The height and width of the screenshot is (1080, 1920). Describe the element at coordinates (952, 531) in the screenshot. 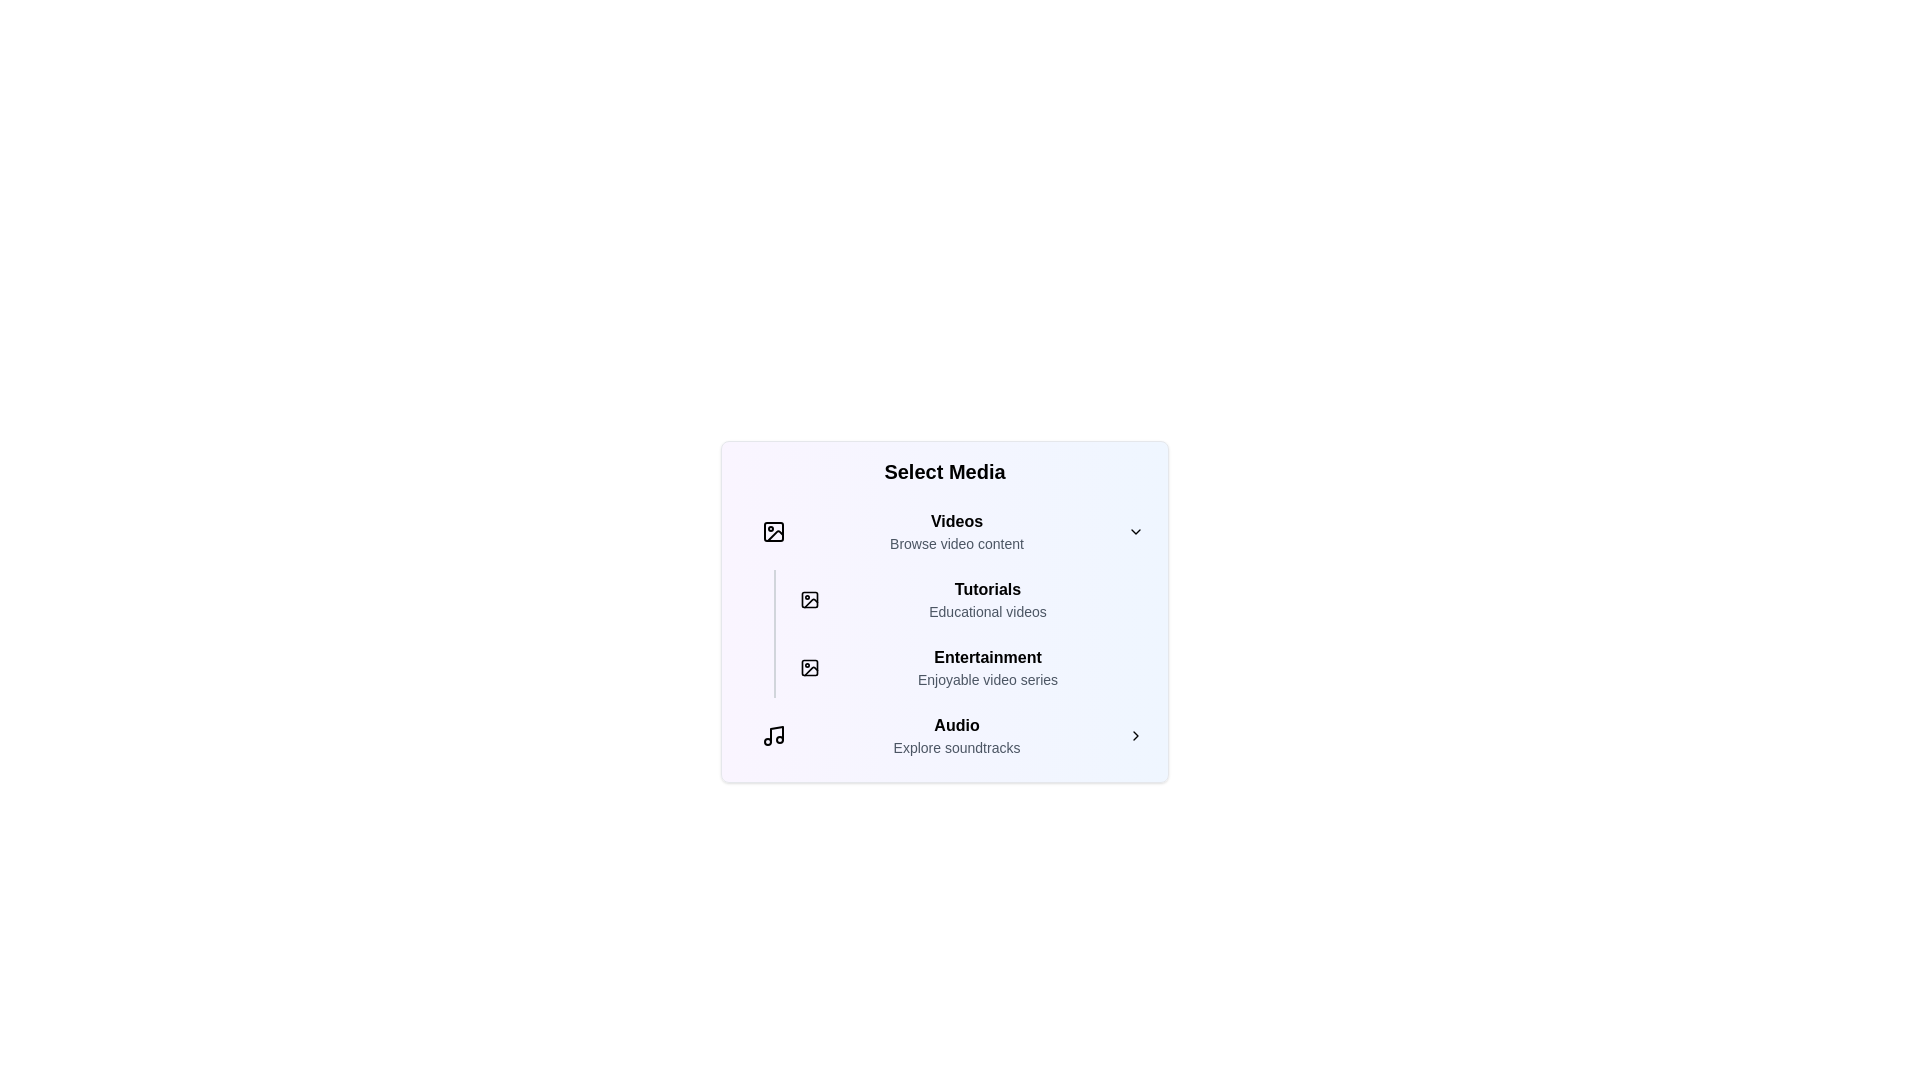

I see `the first menu option under 'Select Media'` at that location.